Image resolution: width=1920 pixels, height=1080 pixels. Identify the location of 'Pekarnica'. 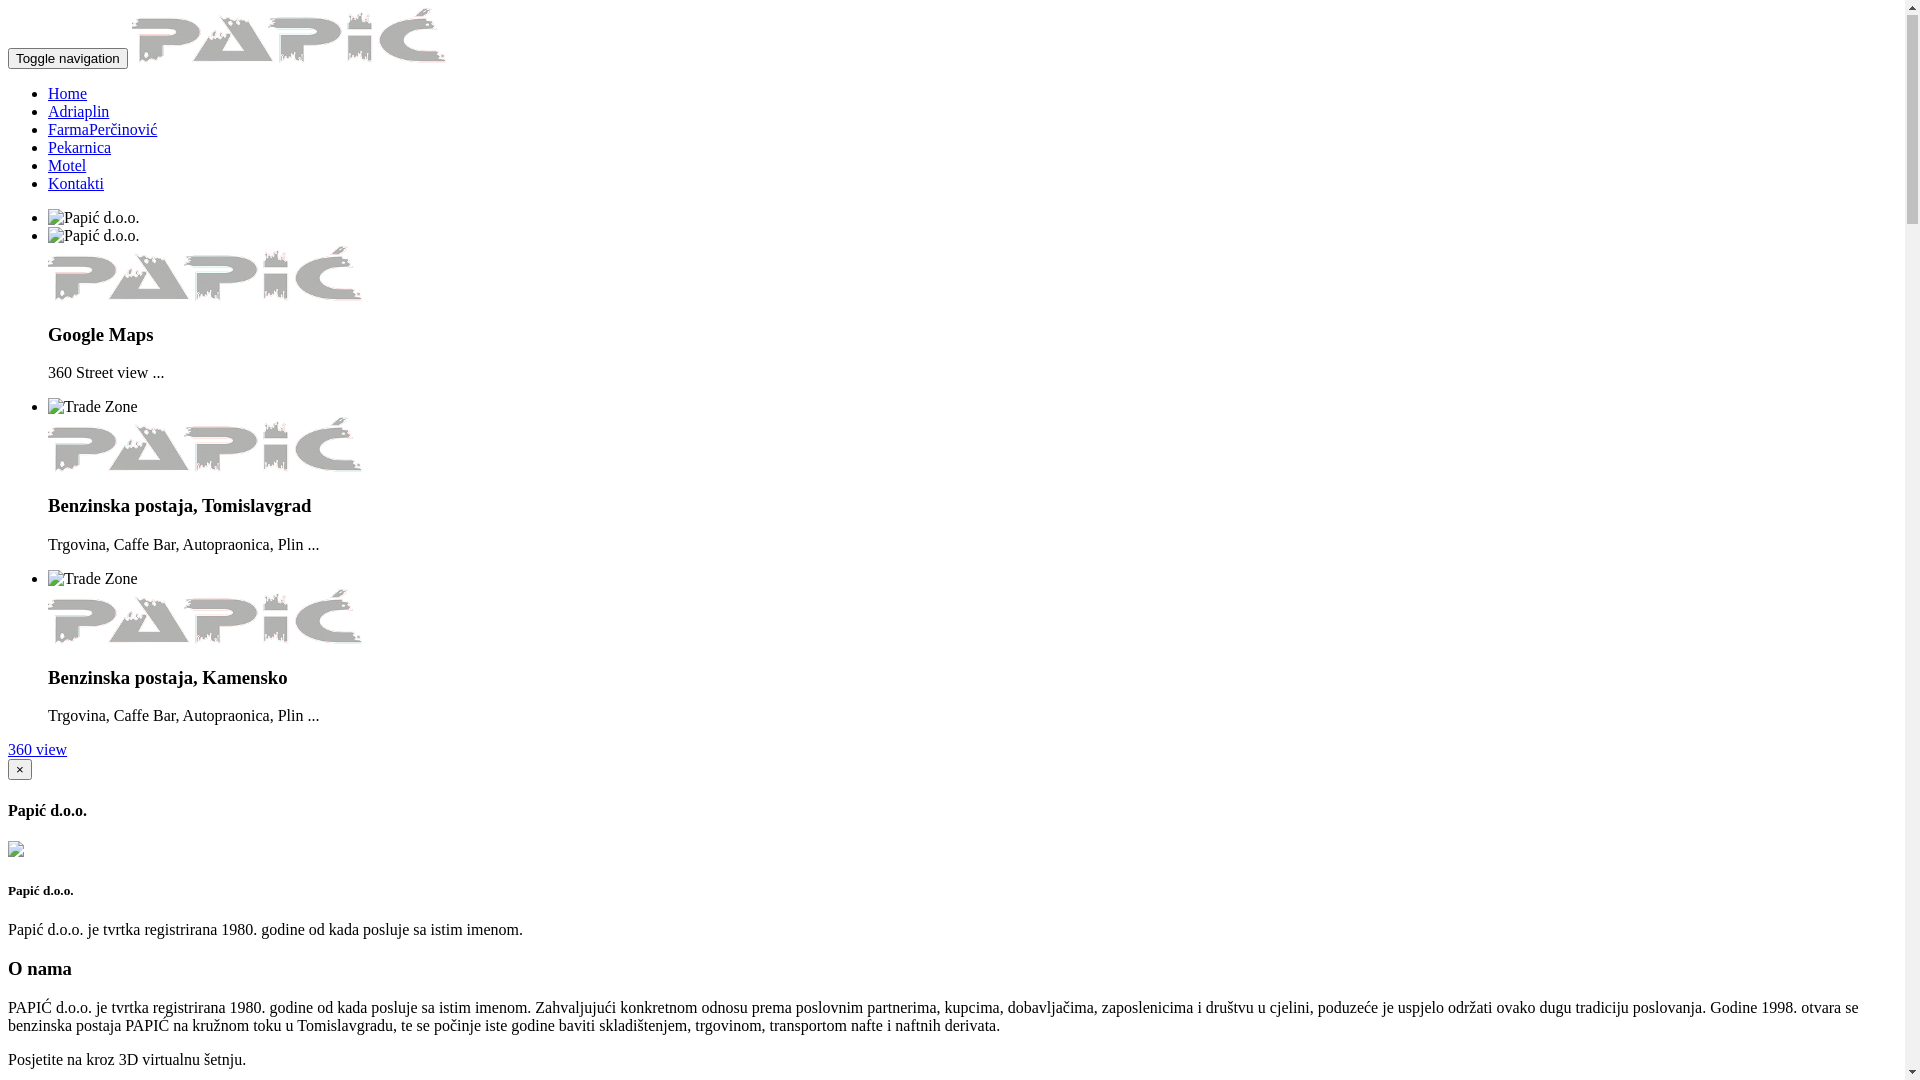
(79, 147).